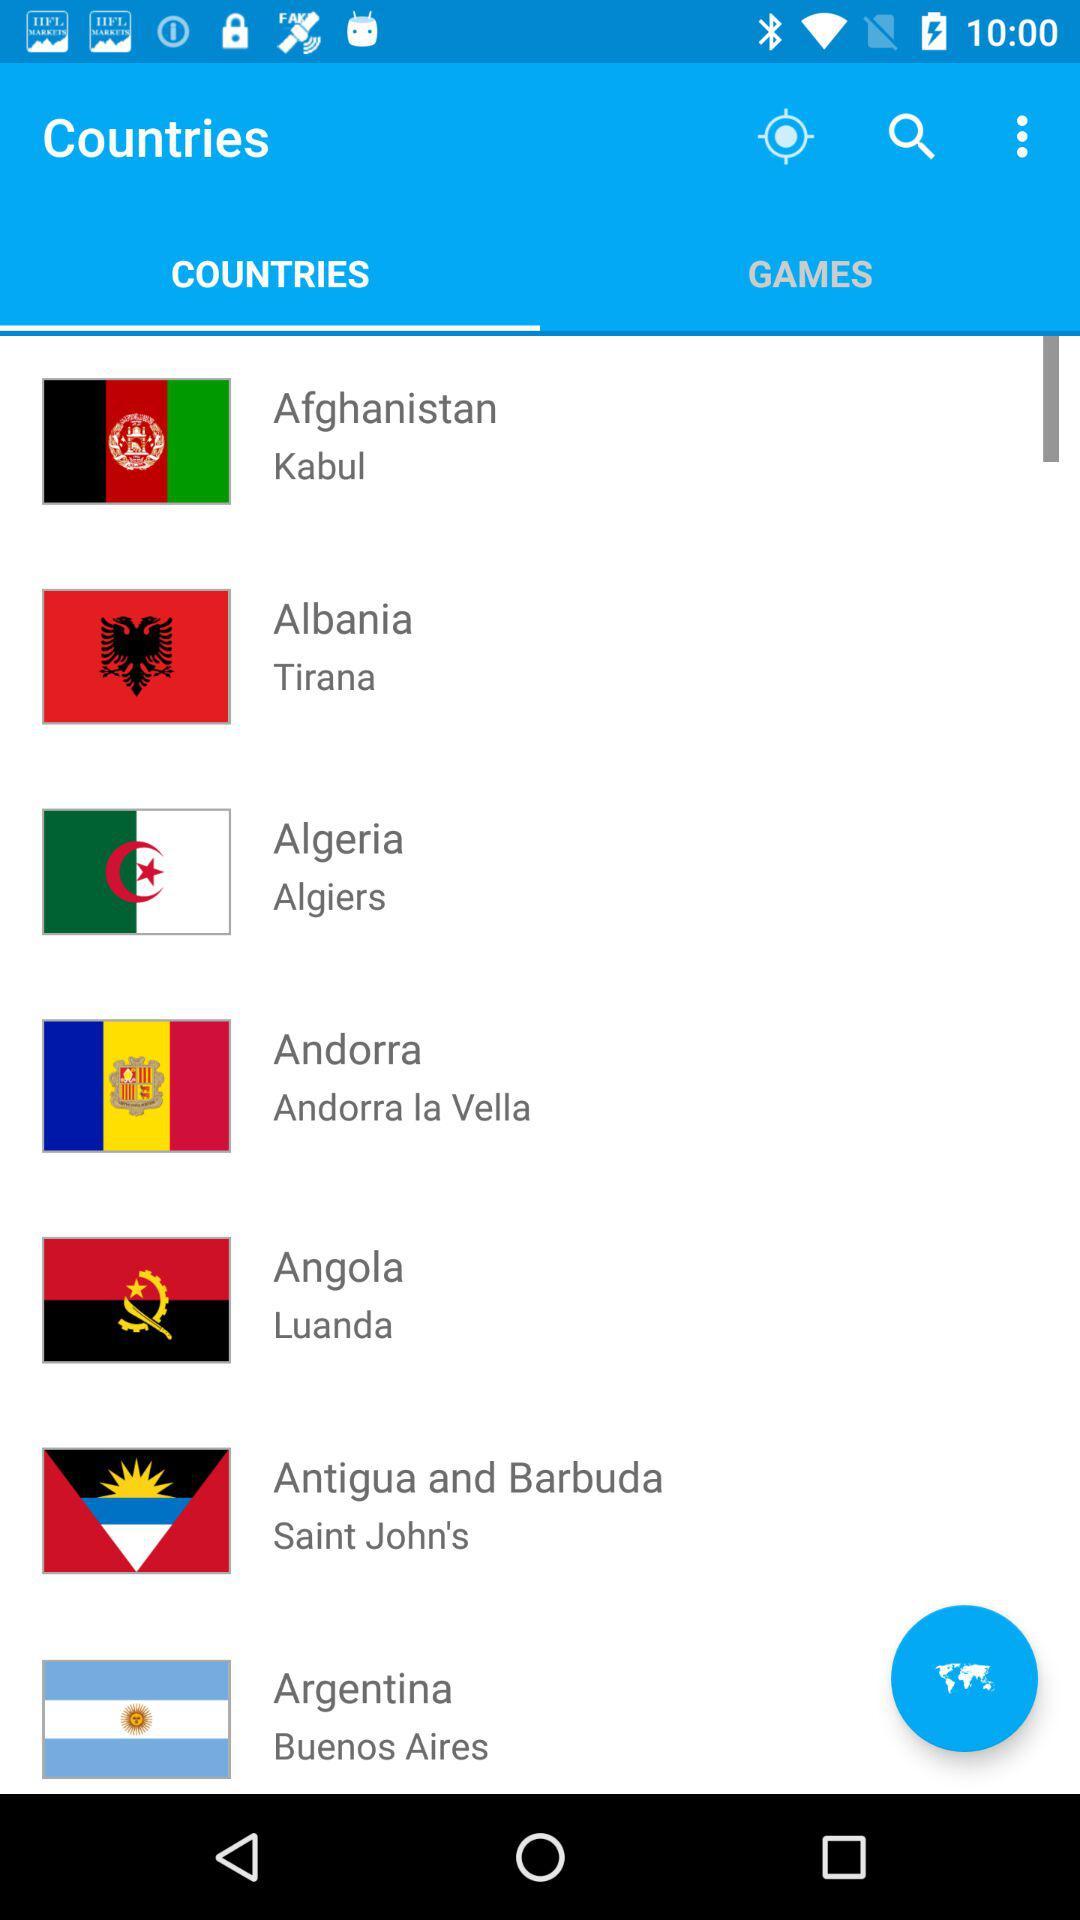 This screenshot has width=1080, height=1920. I want to click on antigua and barbuda item, so click(468, 1457).